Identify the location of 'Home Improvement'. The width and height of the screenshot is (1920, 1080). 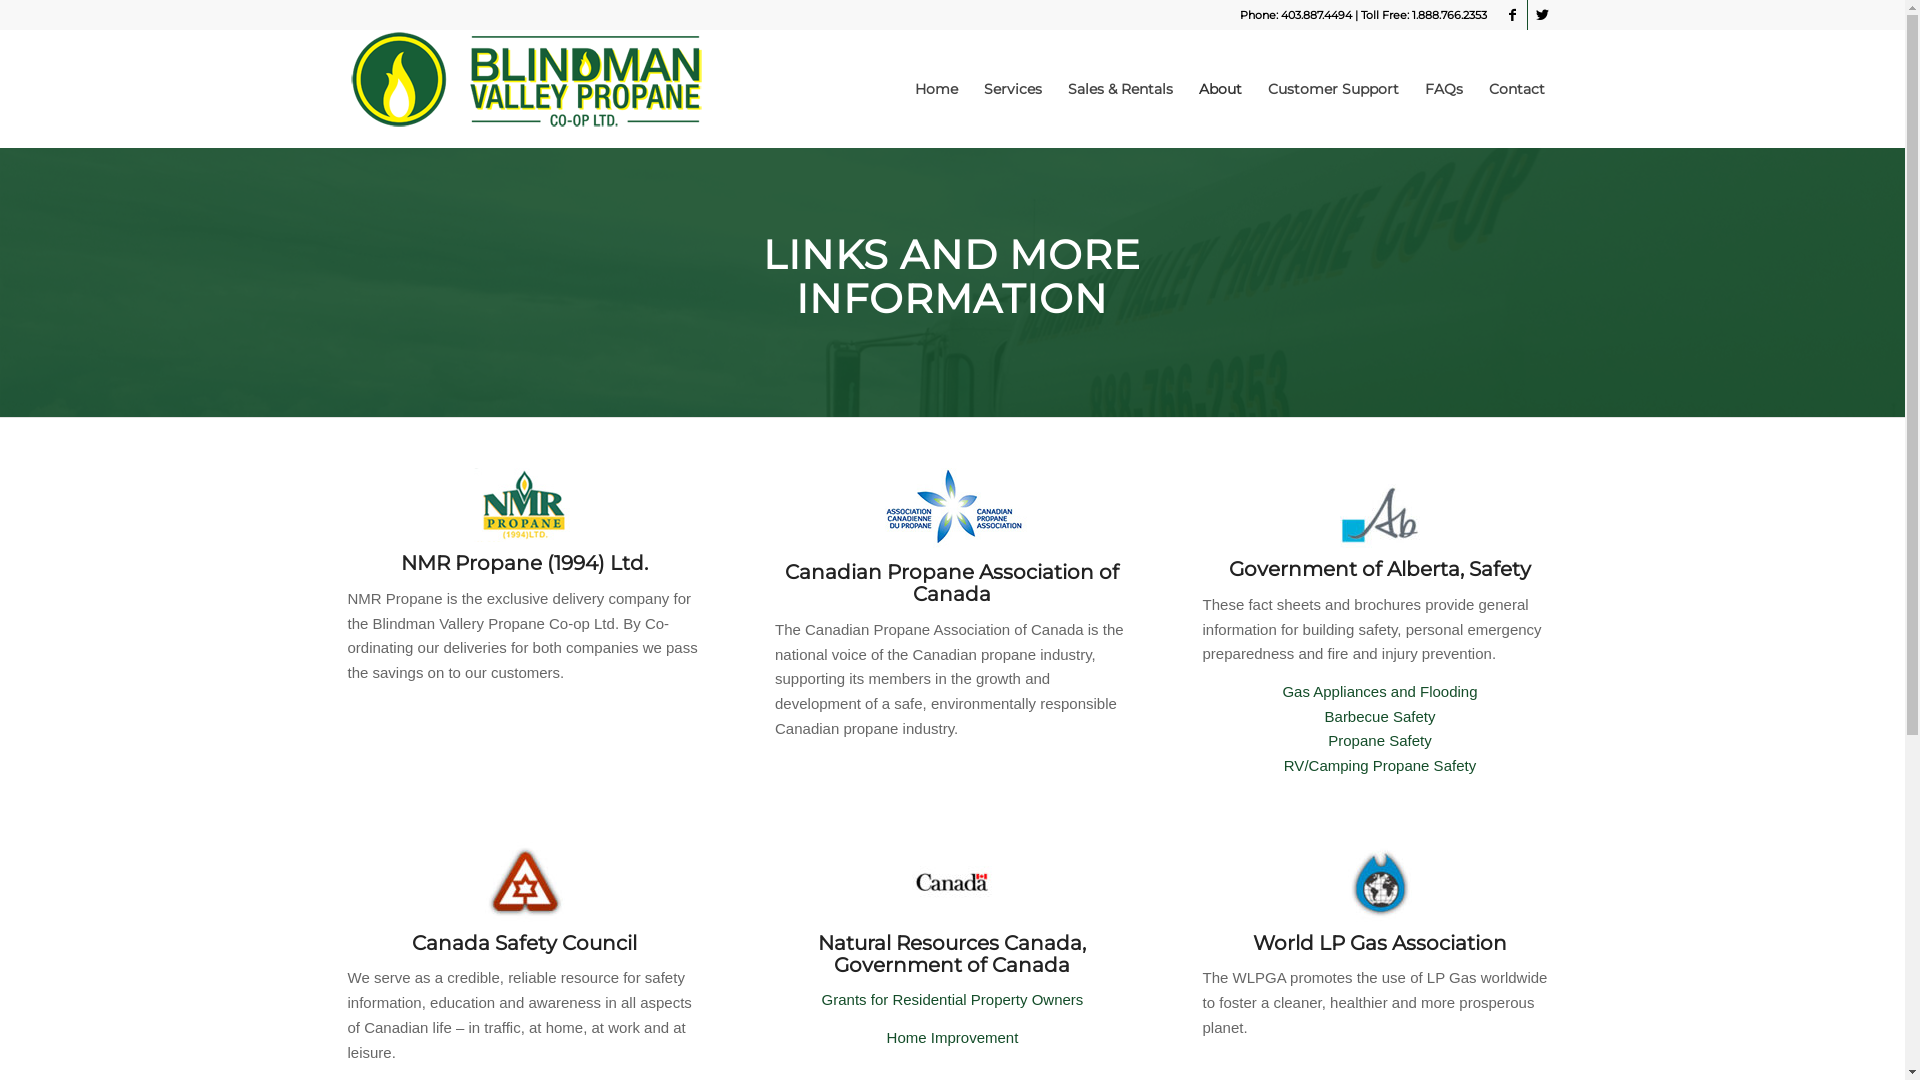
(952, 1036).